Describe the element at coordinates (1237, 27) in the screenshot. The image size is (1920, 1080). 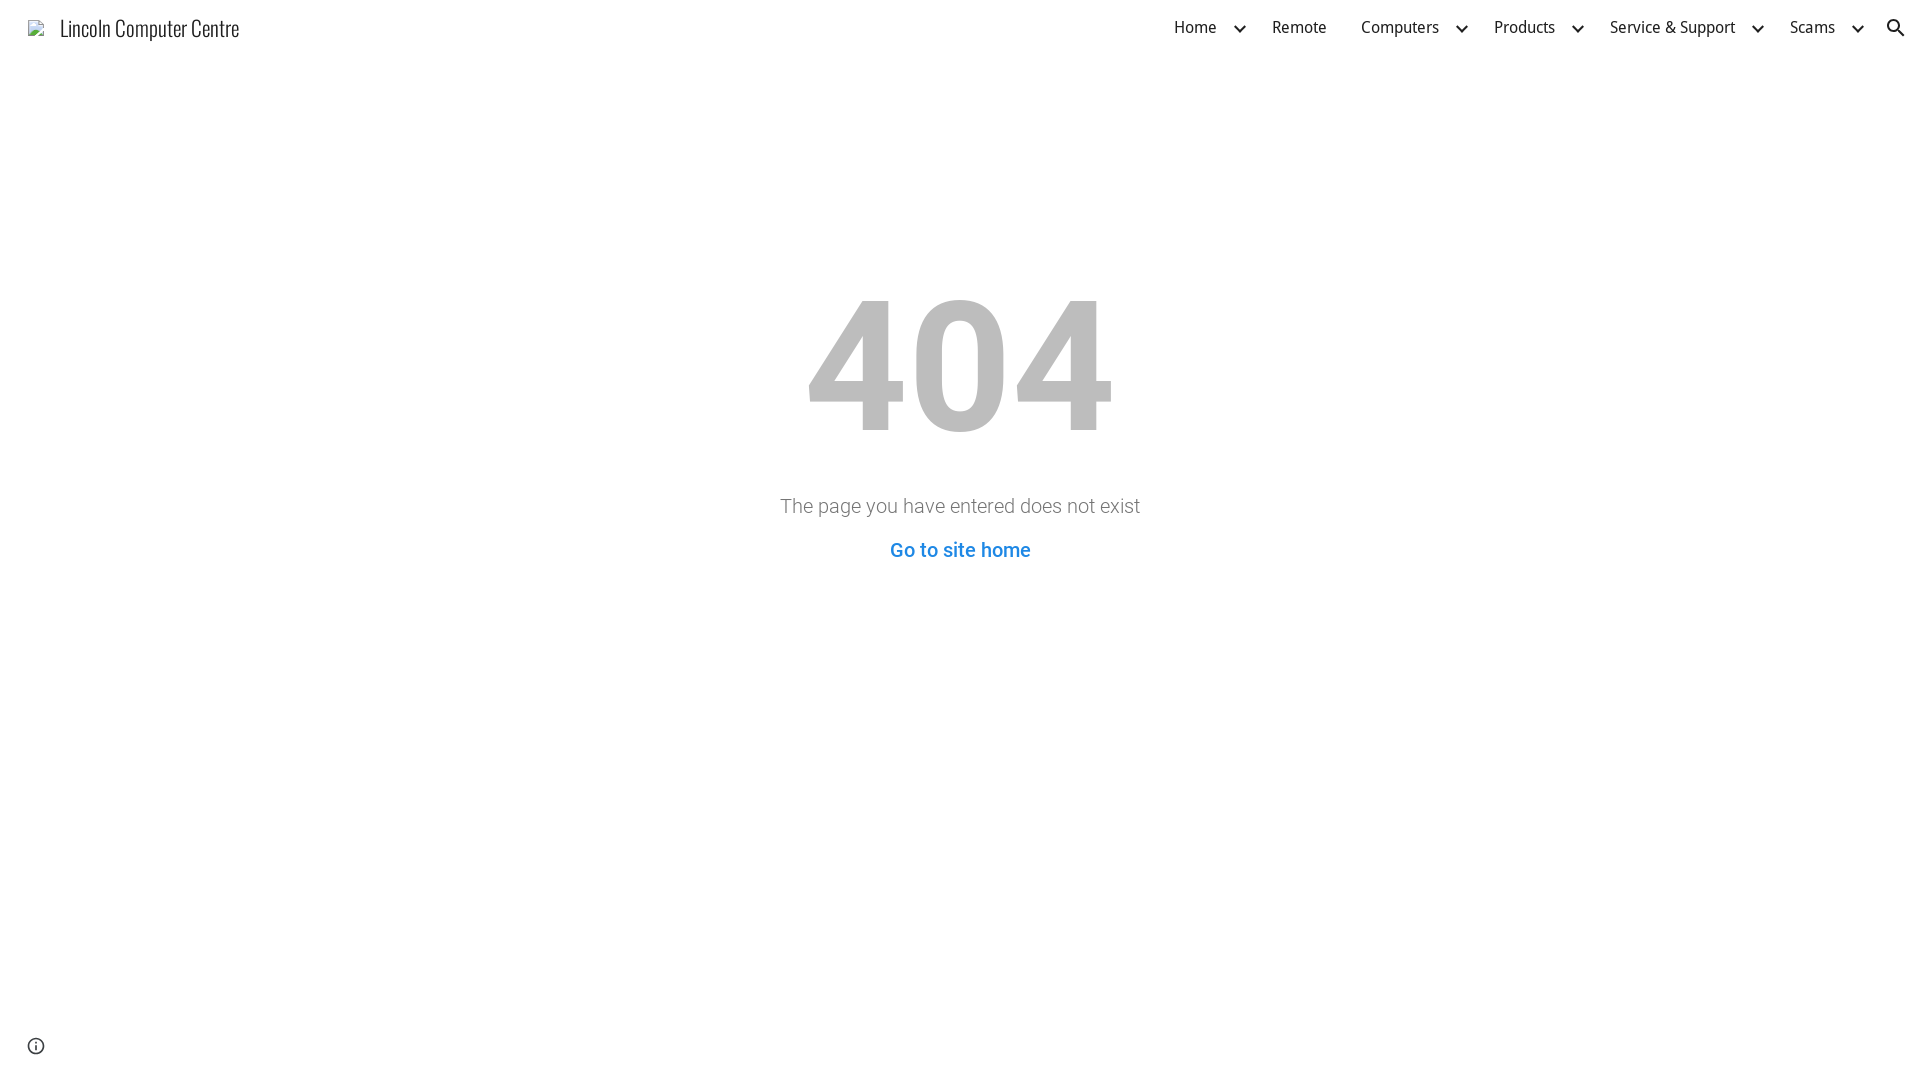
I see `'Expand/Collapse'` at that location.